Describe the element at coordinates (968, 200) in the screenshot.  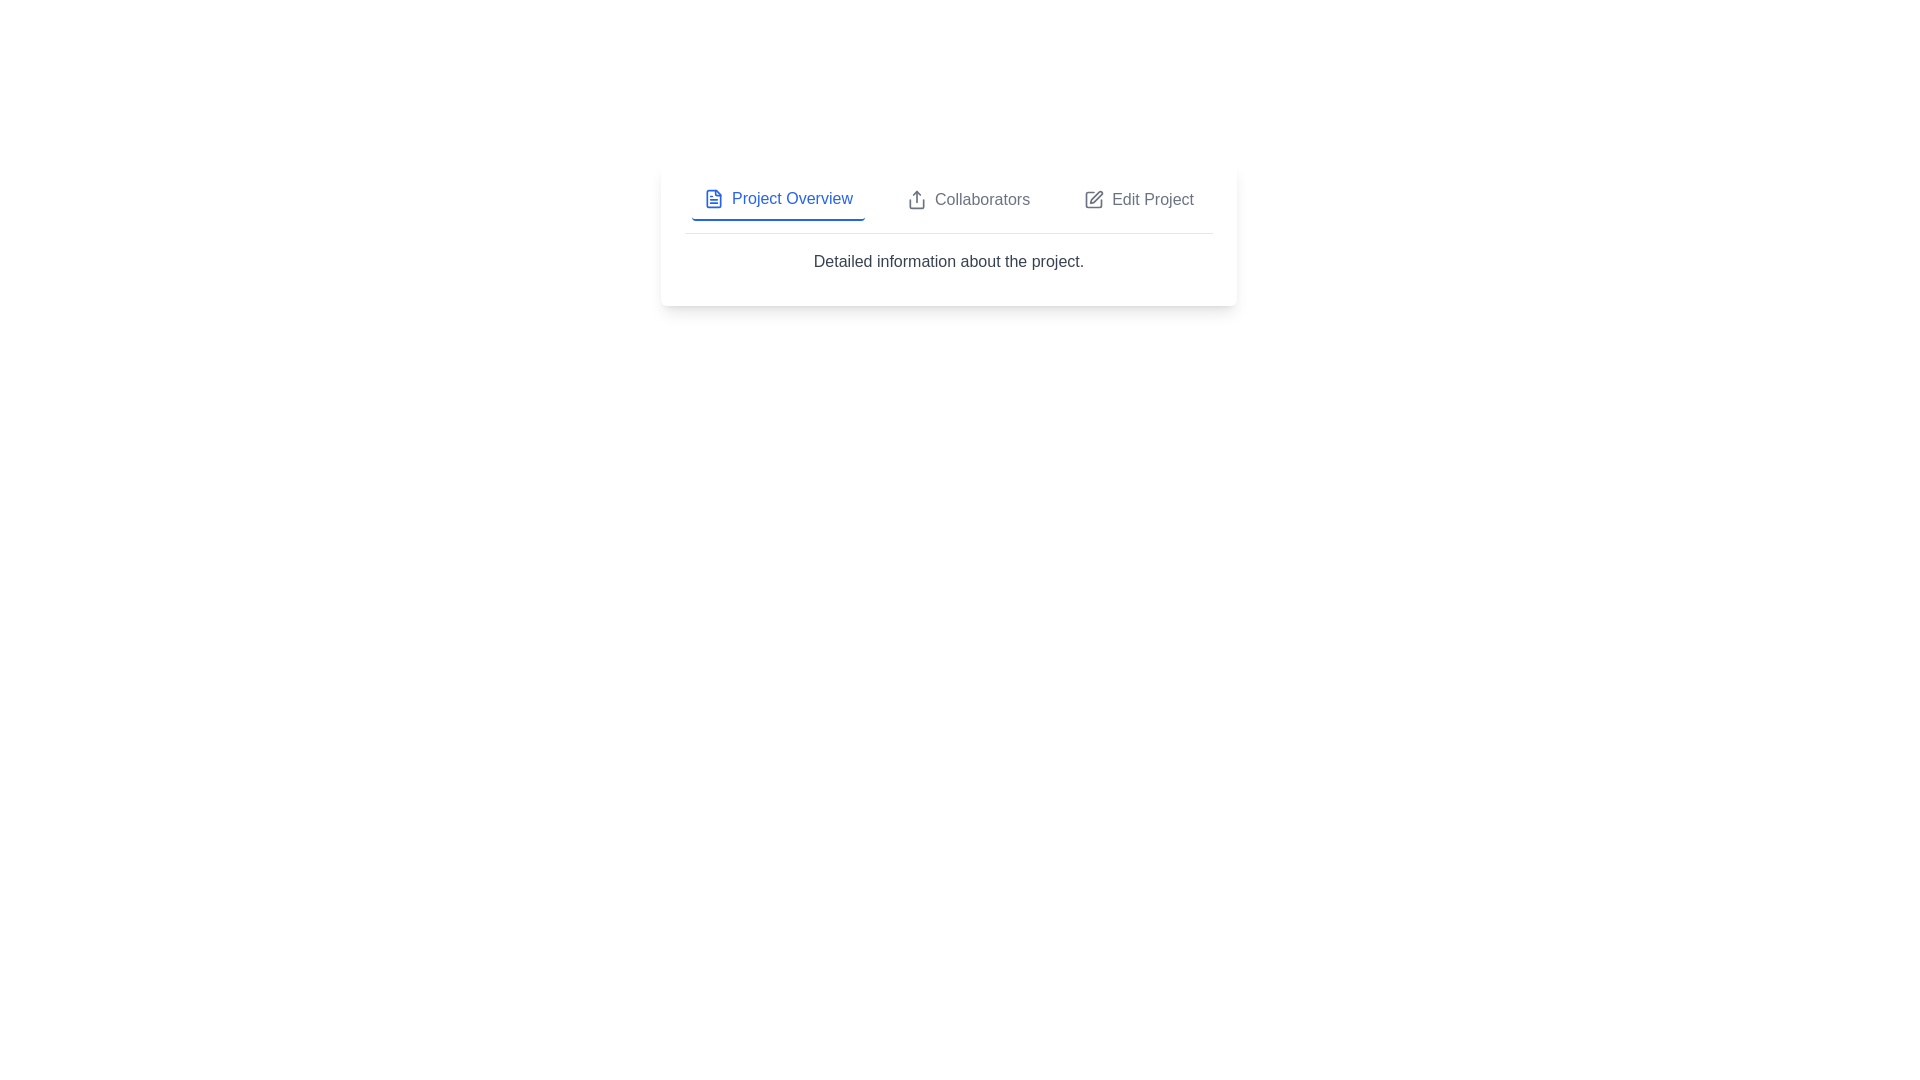
I see `the tab titled Collaborators to switch the content` at that location.